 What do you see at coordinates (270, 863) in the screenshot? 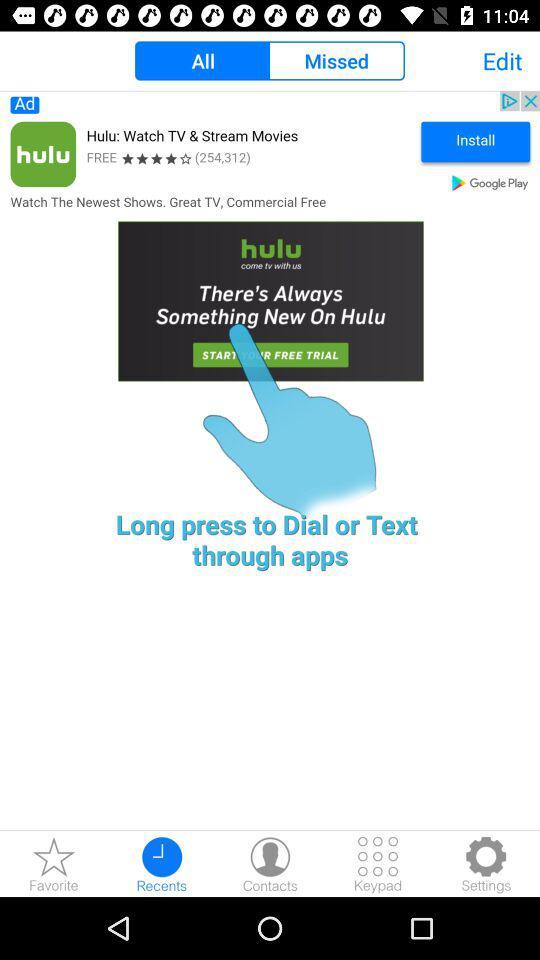
I see `contacts the option` at bounding box center [270, 863].